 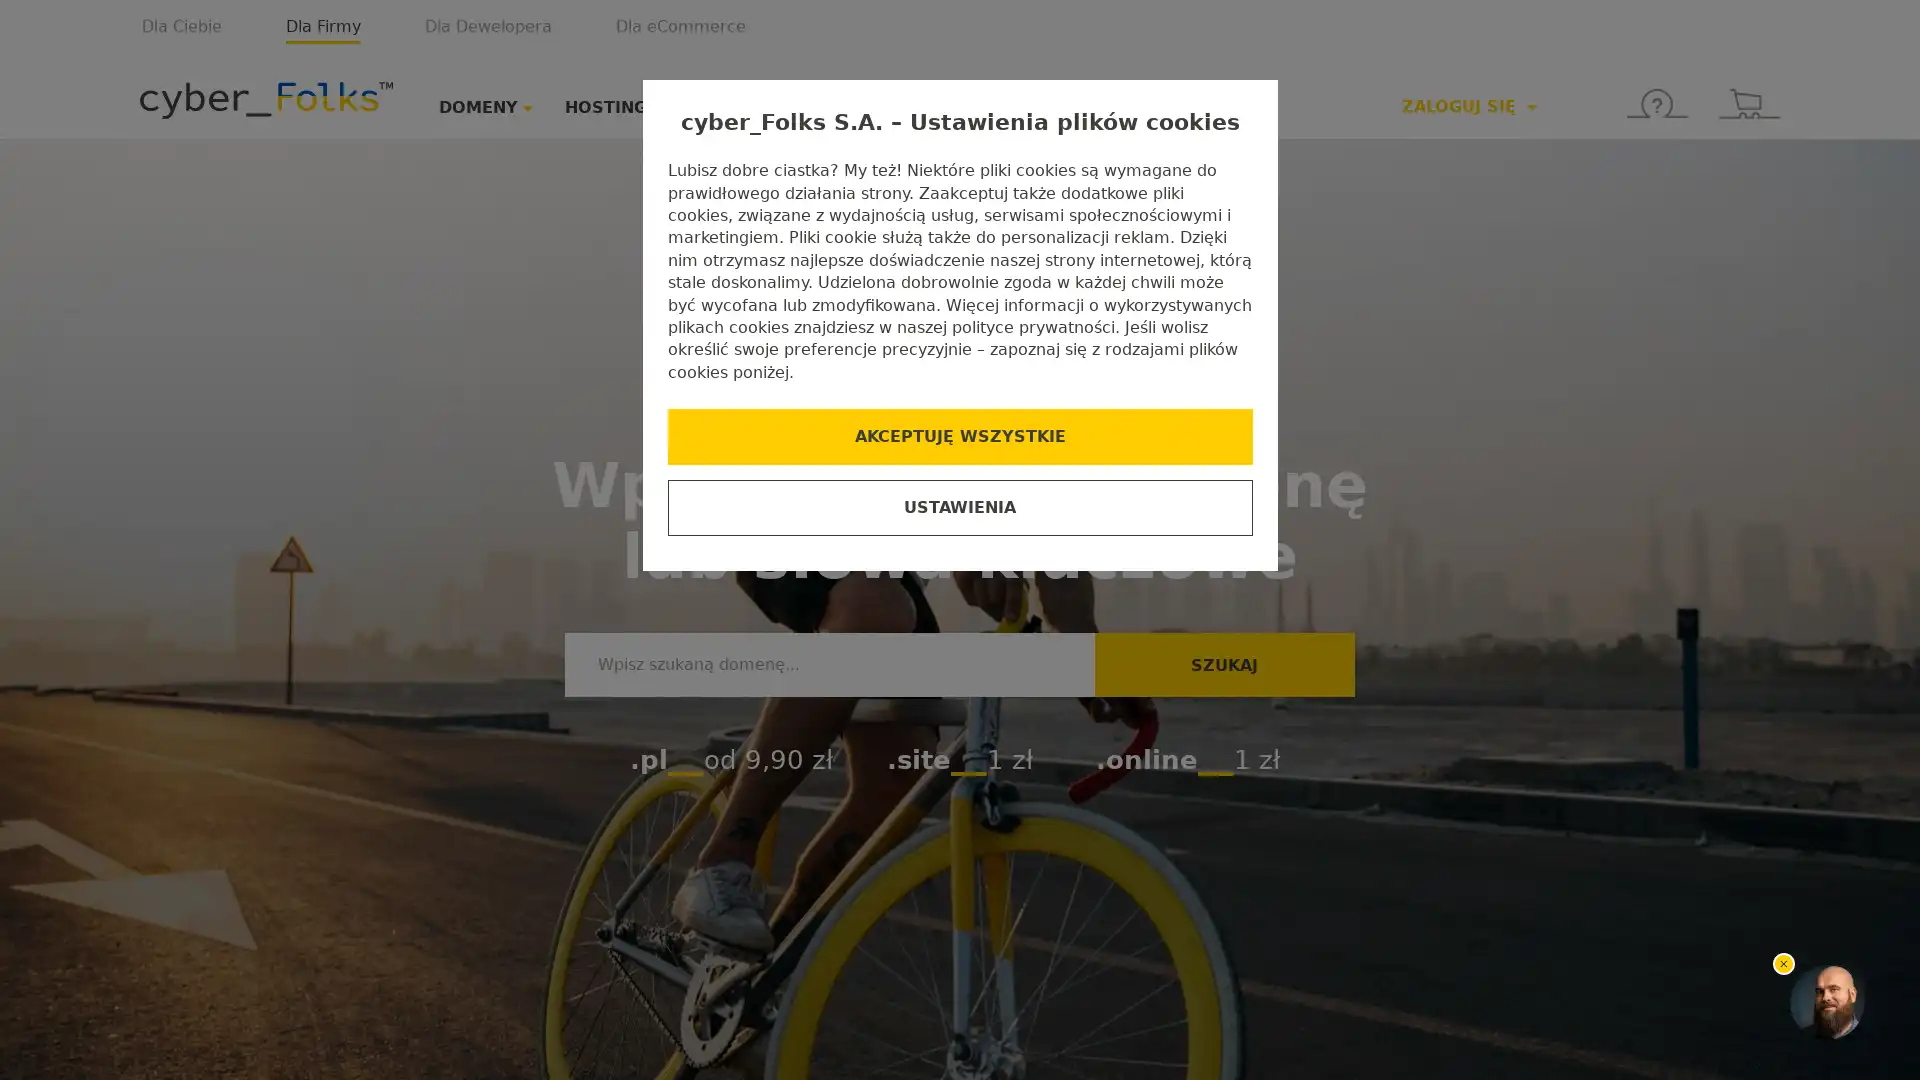 What do you see at coordinates (958, 435) in the screenshot?
I see `AKCEPTUJE WSZYSTKIE` at bounding box center [958, 435].